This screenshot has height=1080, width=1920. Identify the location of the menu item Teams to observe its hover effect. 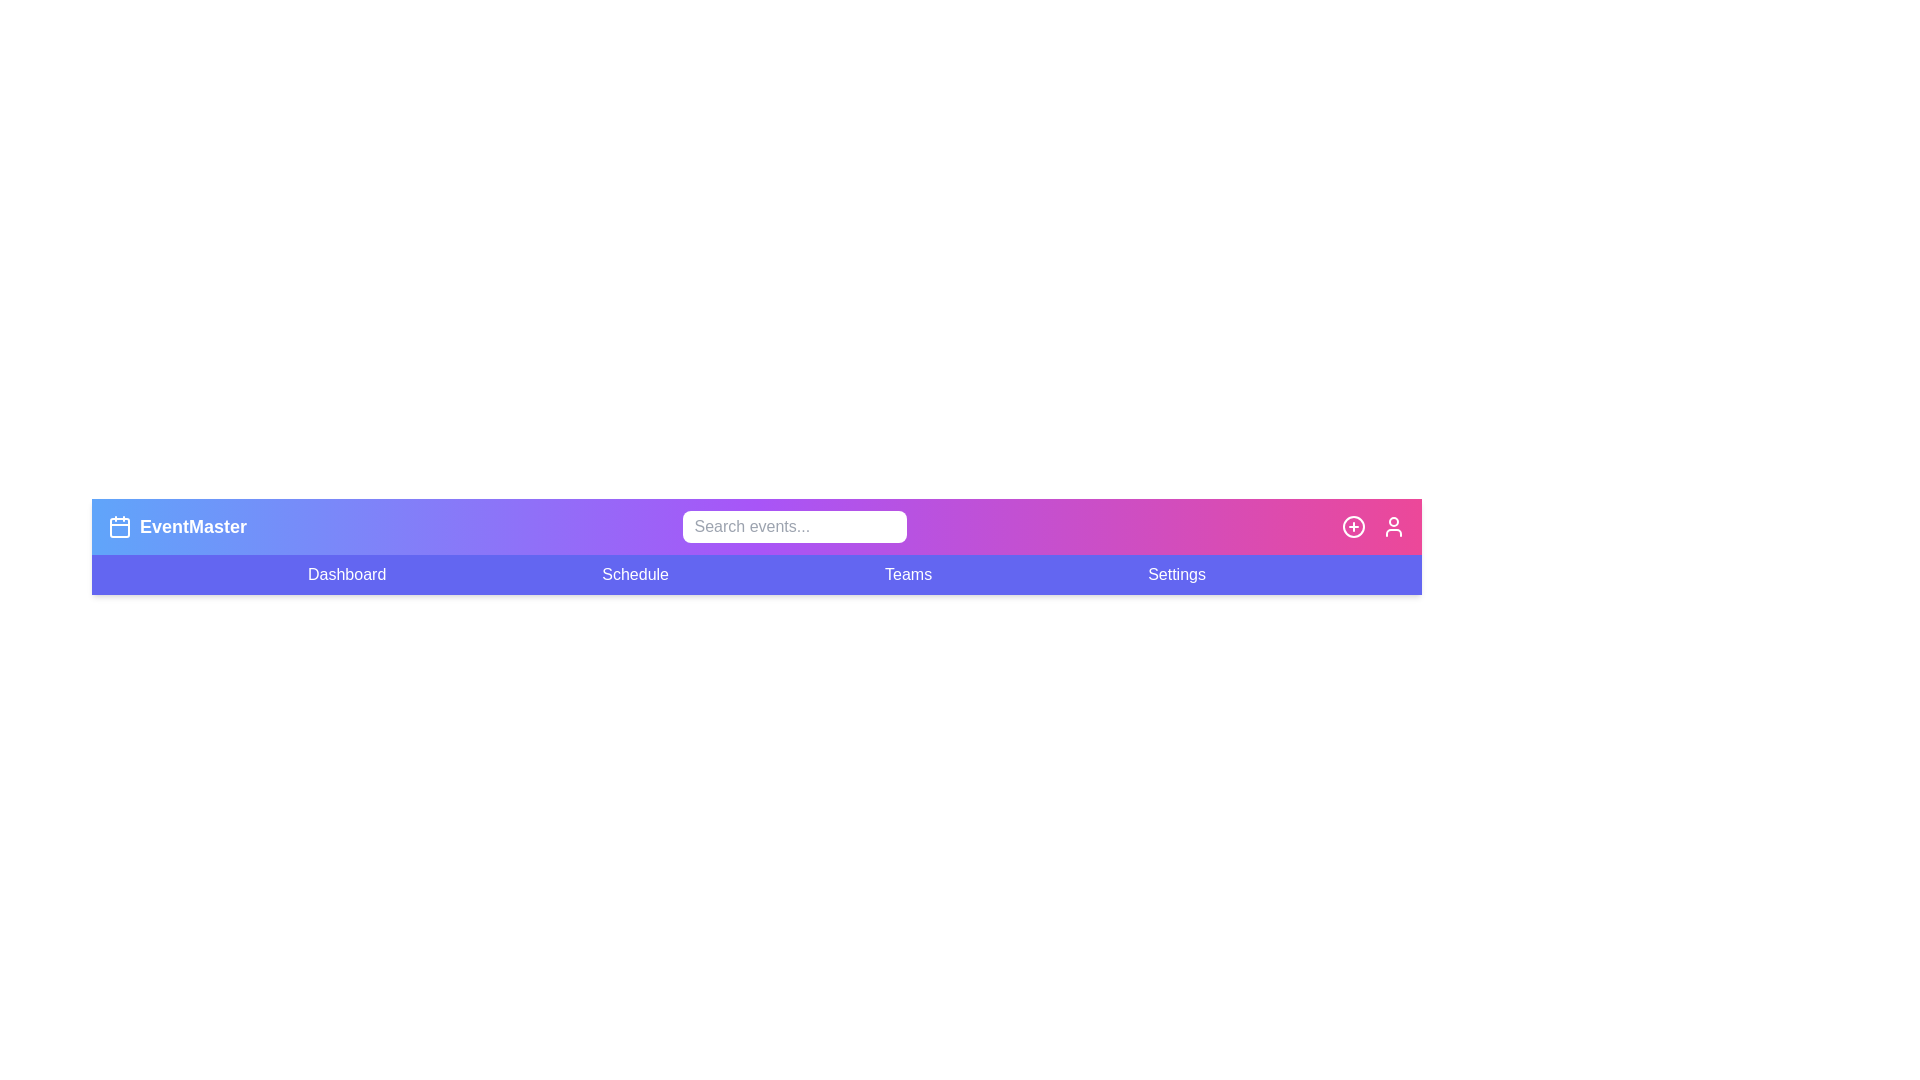
(907, 574).